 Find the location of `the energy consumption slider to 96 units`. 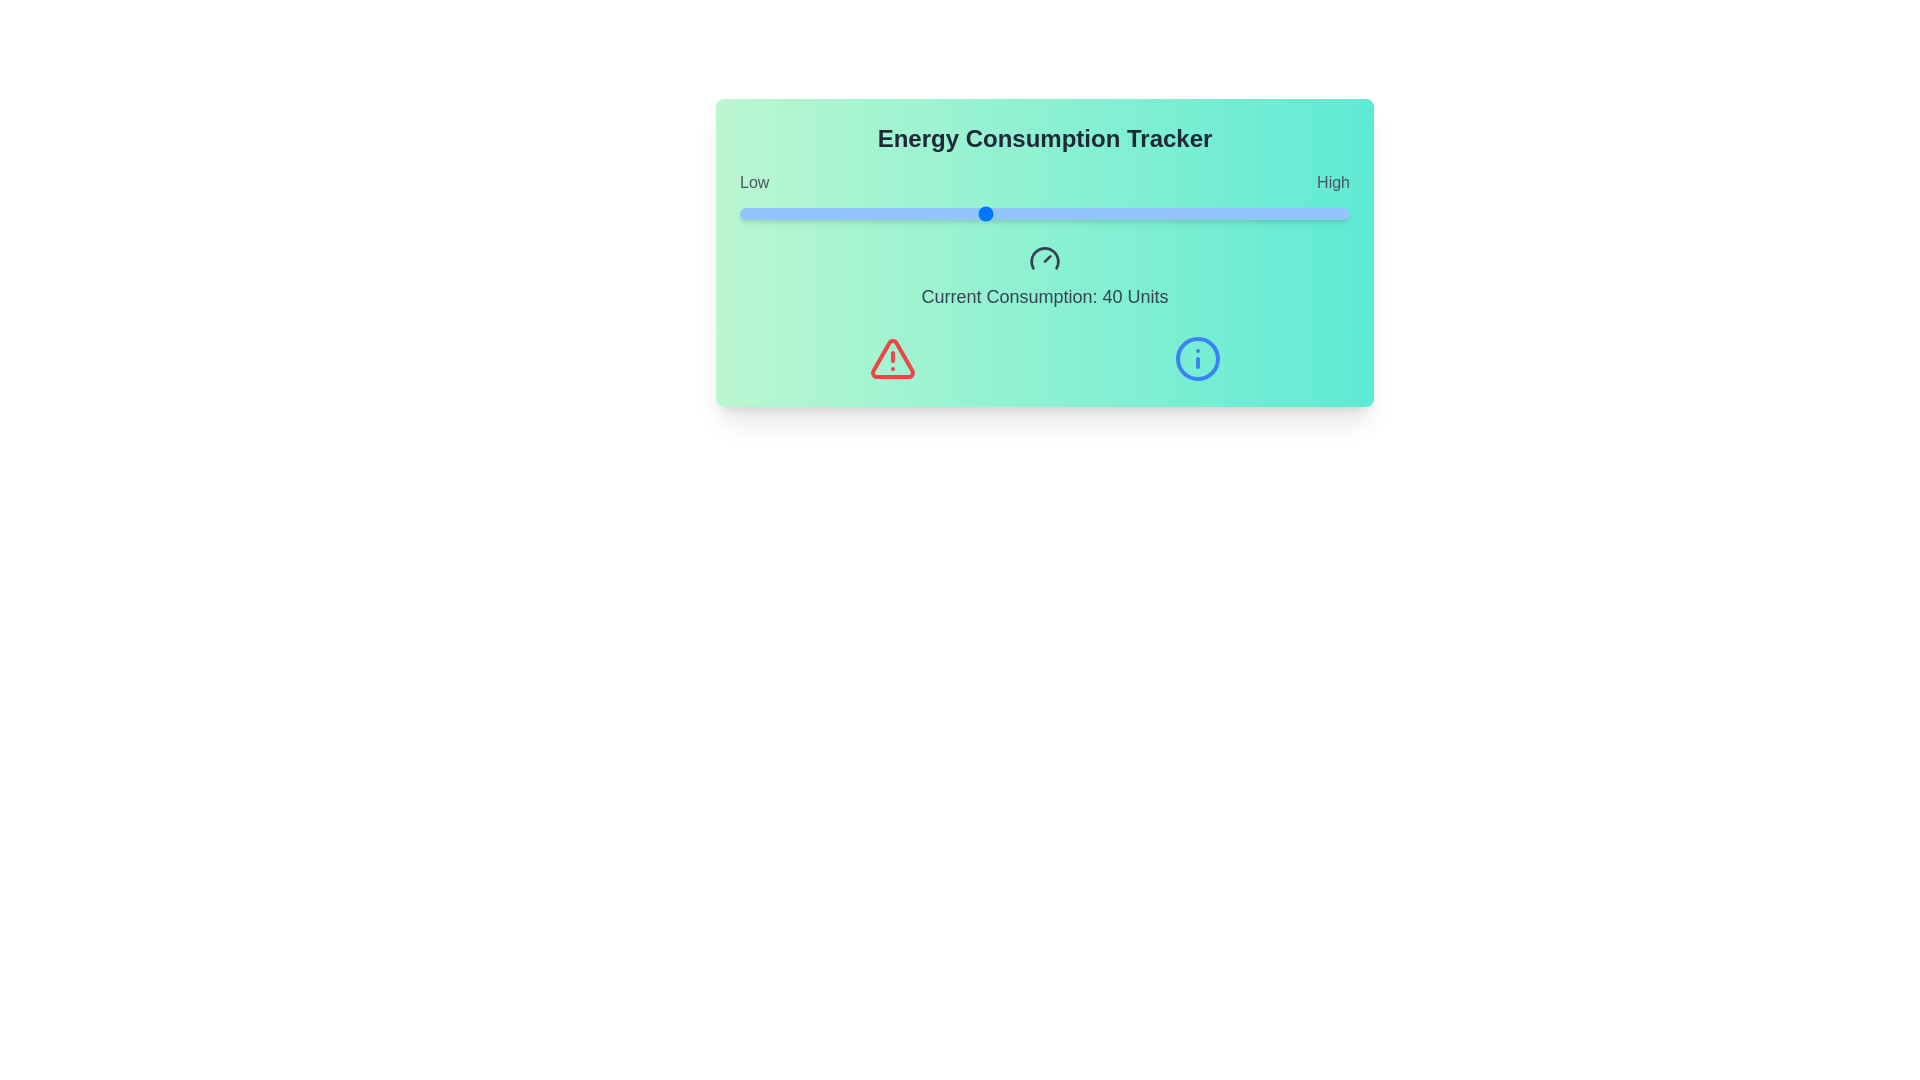

the energy consumption slider to 96 units is located at coordinates (1325, 213).